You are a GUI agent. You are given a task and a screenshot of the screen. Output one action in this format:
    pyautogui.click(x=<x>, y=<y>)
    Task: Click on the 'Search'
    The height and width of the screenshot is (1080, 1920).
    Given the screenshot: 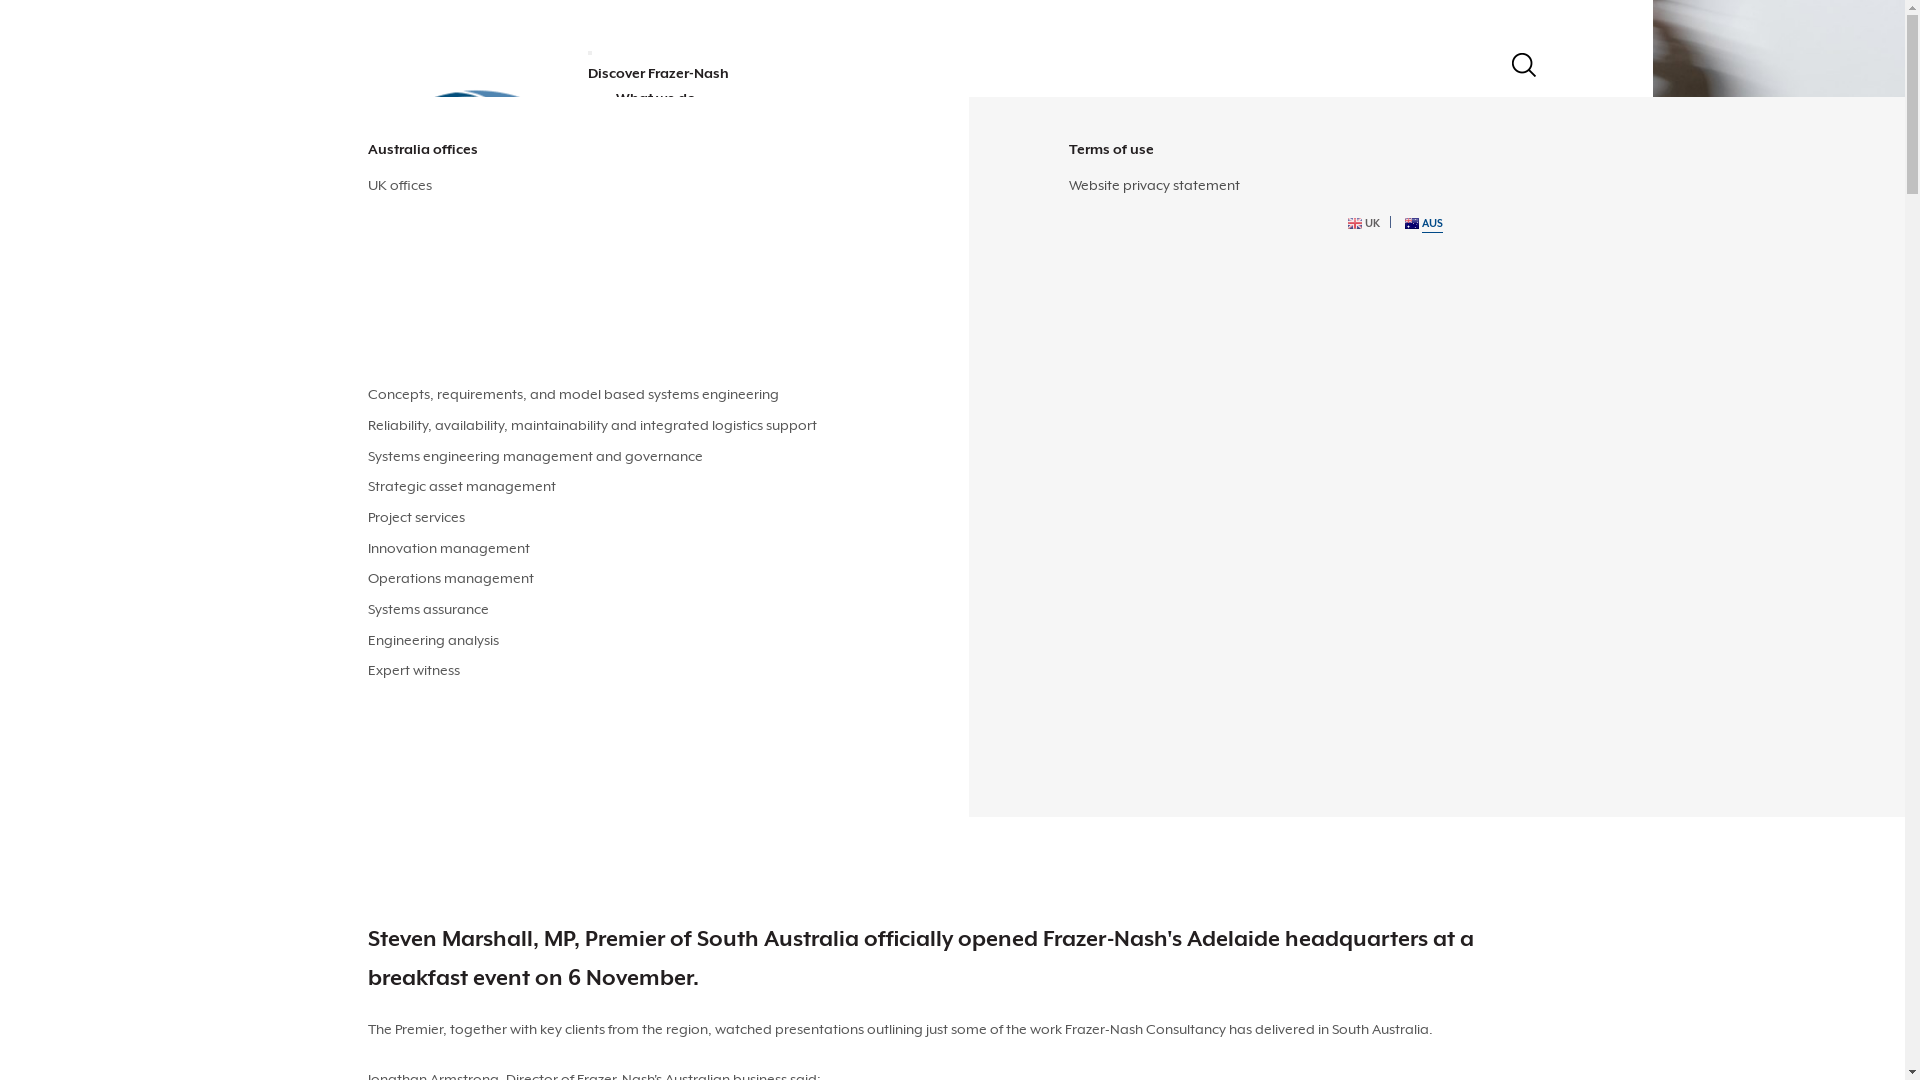 What is the action you would take?
    pyautogui.click(x=1522, y=64)
    